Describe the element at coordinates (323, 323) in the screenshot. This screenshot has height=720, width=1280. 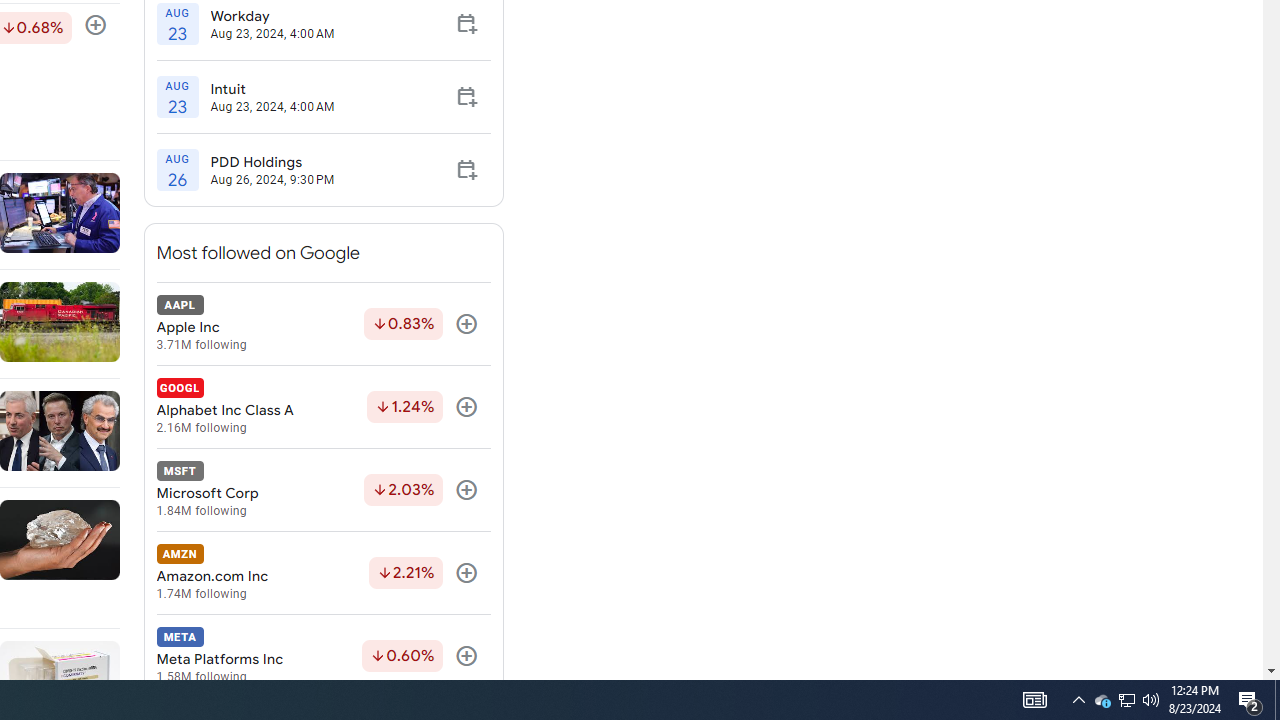
I see `'AAPL Apple Inc 3.71M following Down by 0.83% Follow'` at that location.